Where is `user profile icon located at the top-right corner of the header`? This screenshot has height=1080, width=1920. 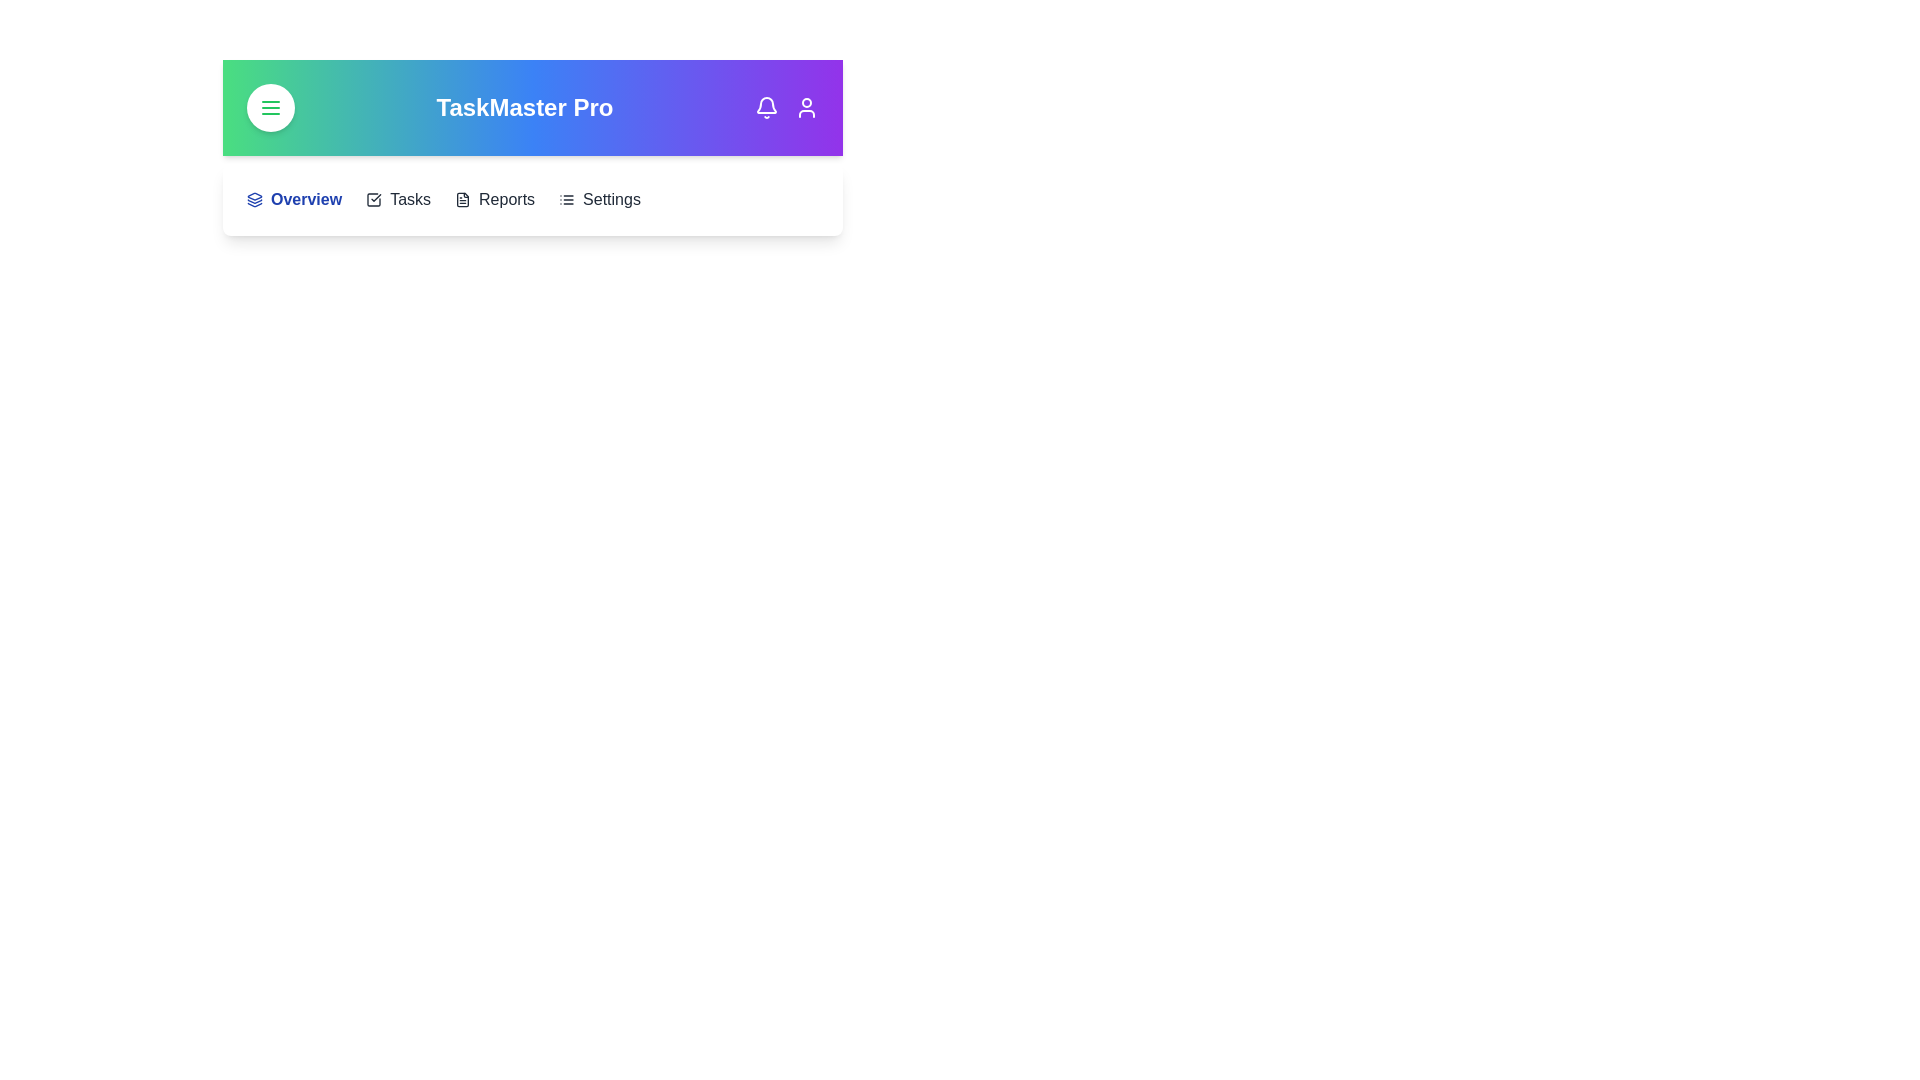
user profile icon located at the top-right corner of the header is located at coordinates (806, 108).